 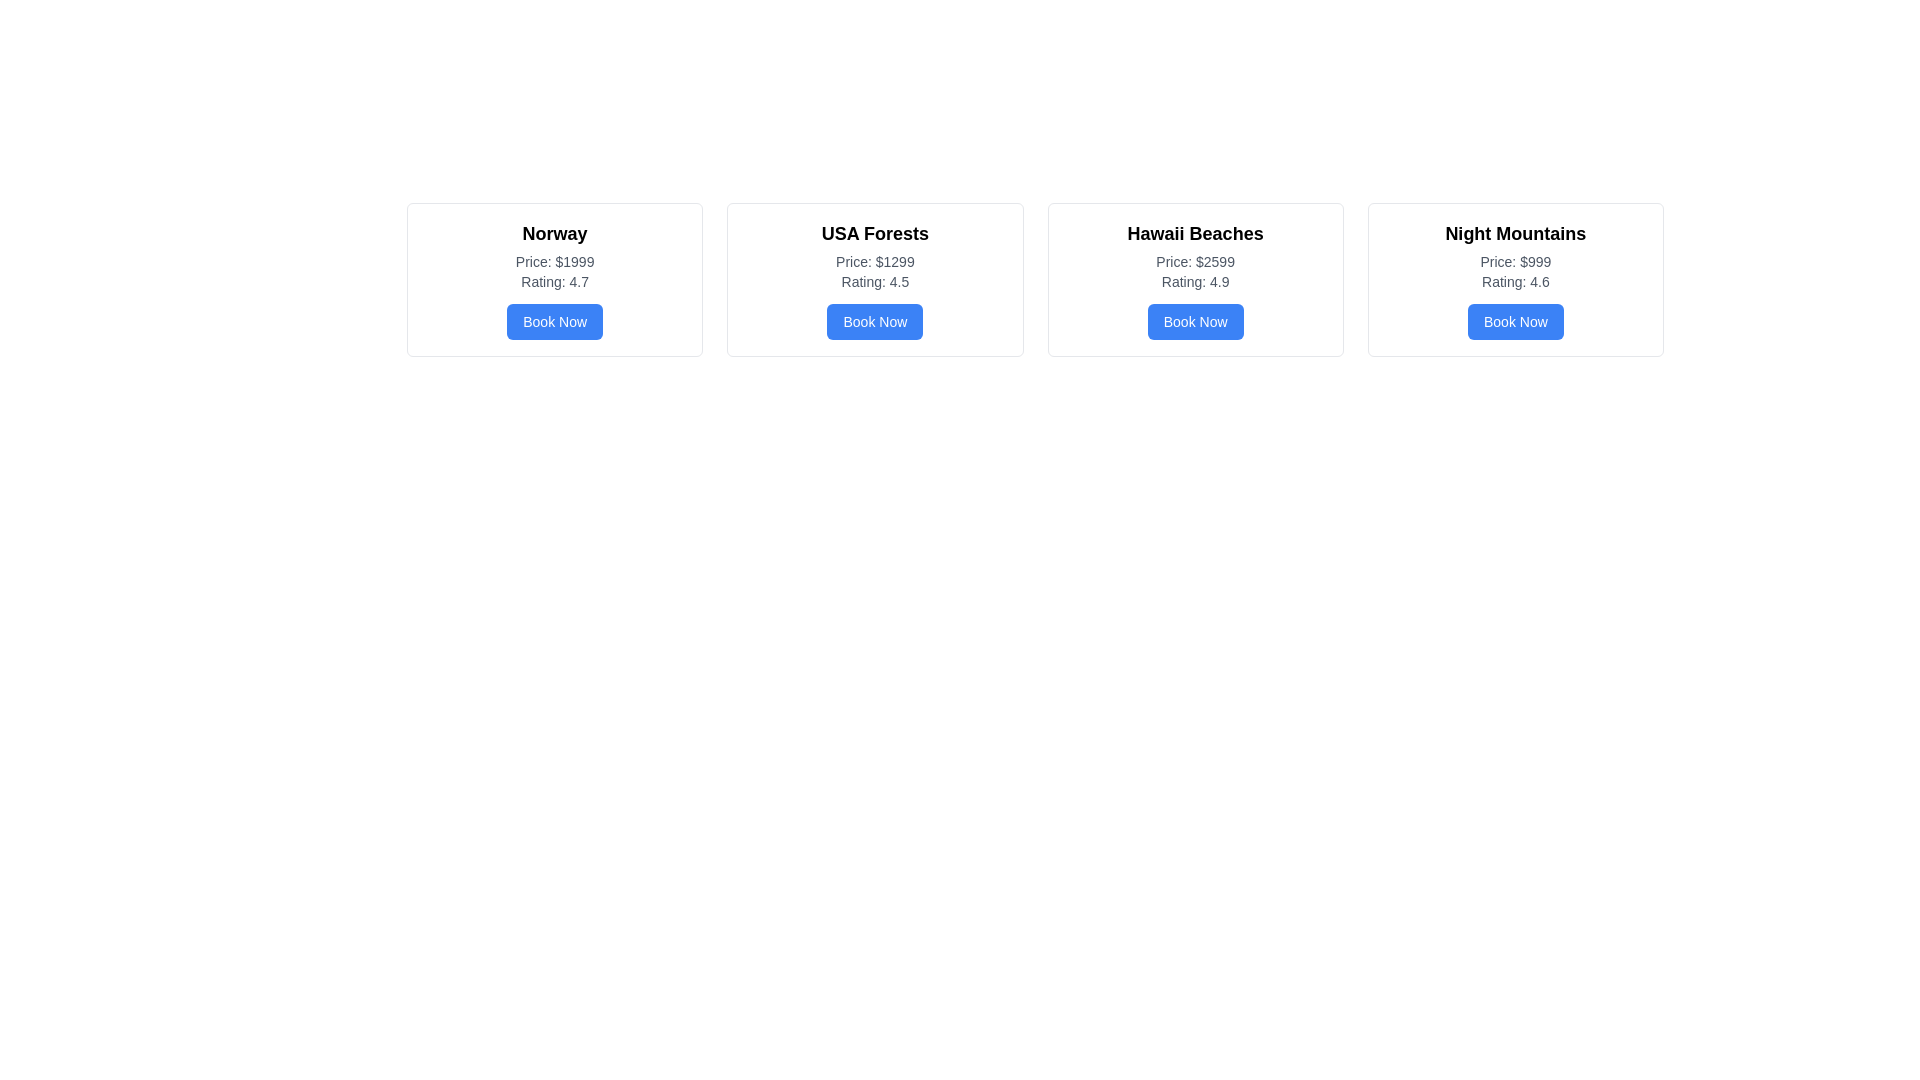 What do you see at coordinates (555, 281) in the screenshot?
I see `the text displaying 'Rating: 4.7' located under 'Price: $1999' and above the 'Book Now' button` at bounding box center [555, 281].